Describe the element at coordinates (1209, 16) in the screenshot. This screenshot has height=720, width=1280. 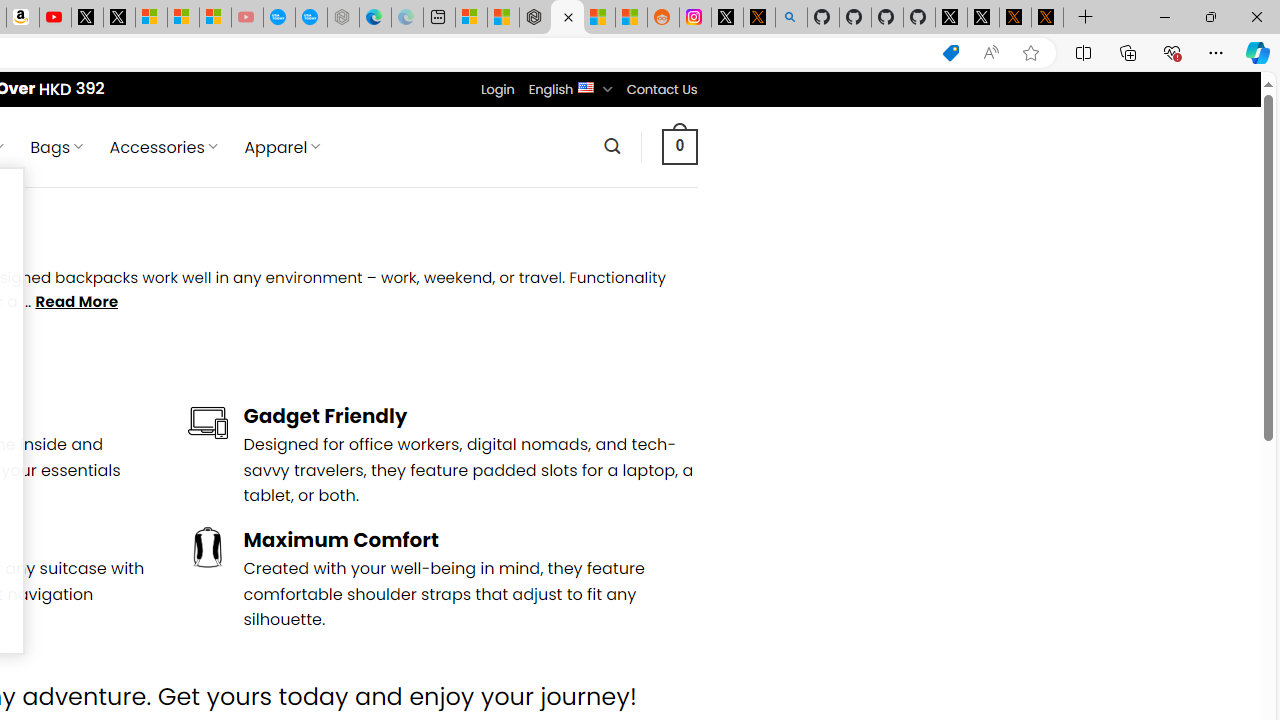
I see `'Restore'` at that location.